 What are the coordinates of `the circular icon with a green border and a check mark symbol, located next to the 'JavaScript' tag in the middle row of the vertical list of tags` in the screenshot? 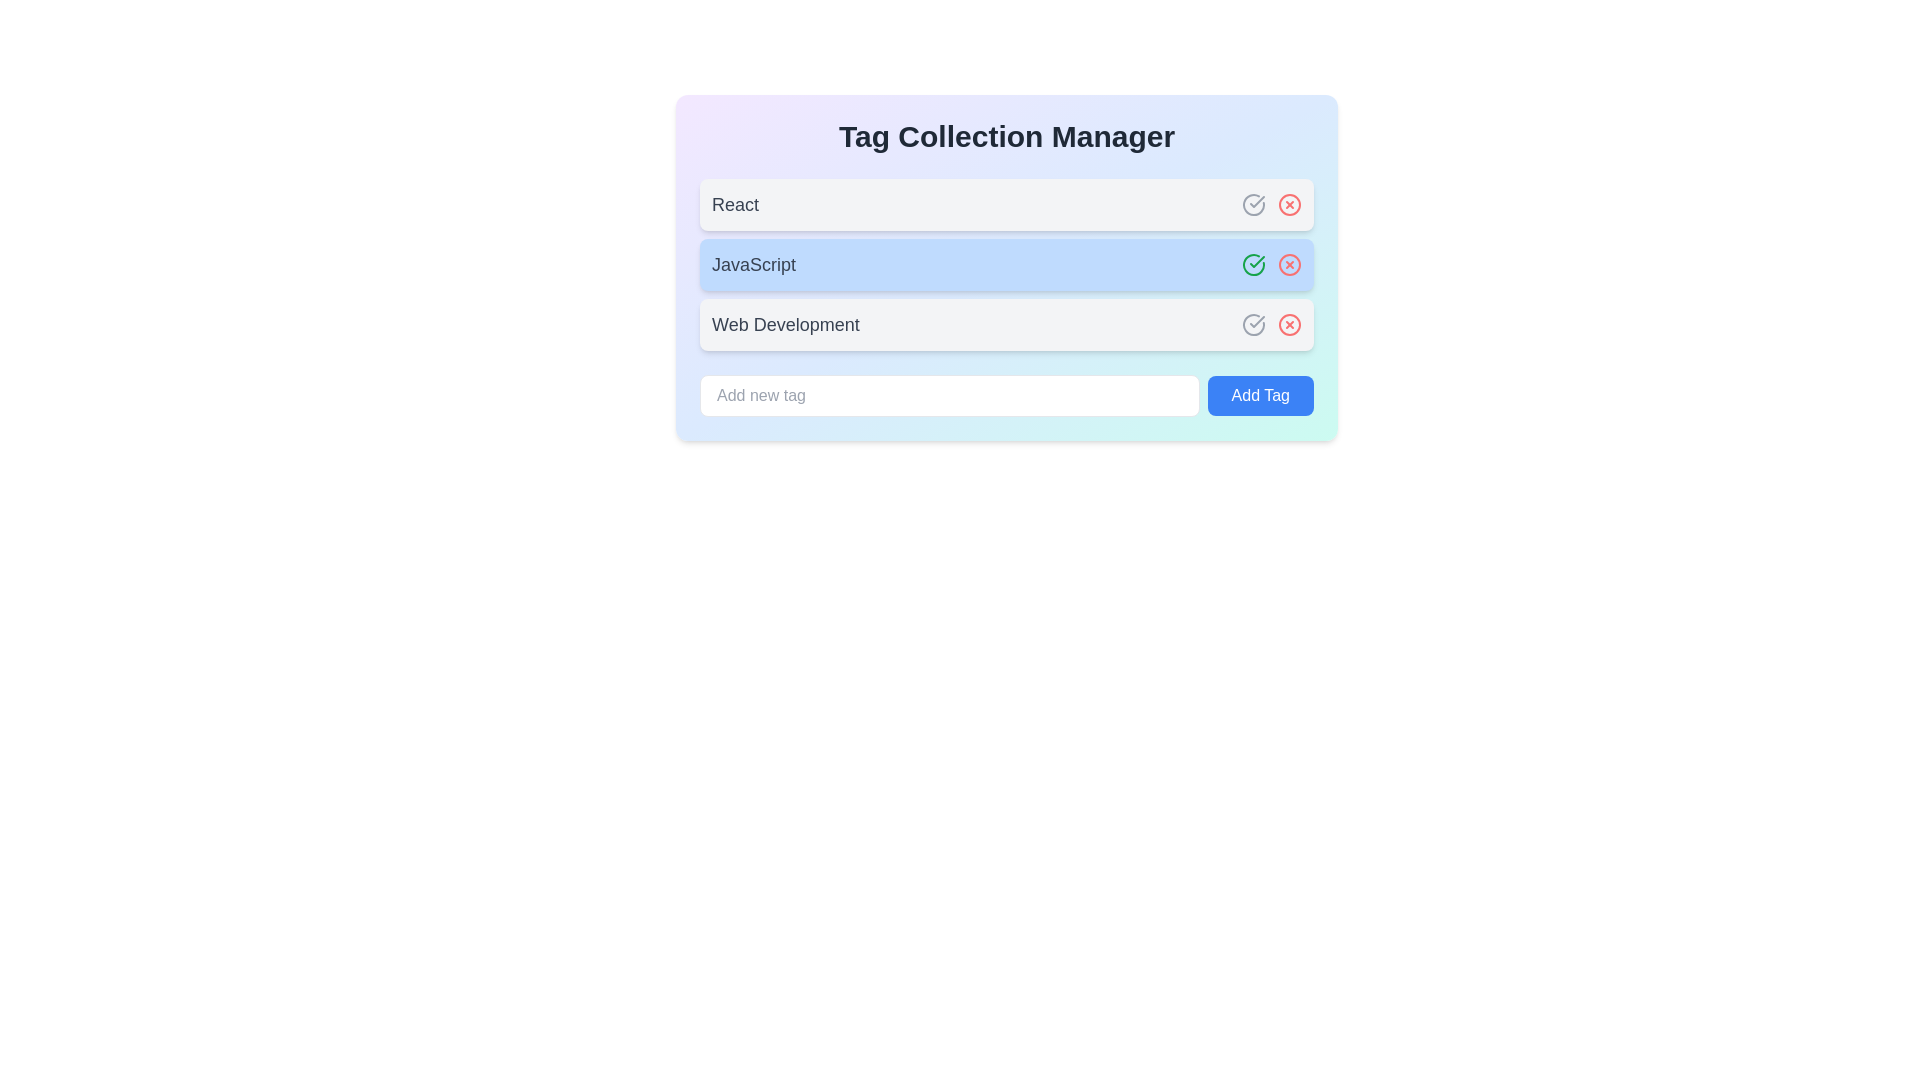 It's located at (1252, 264).